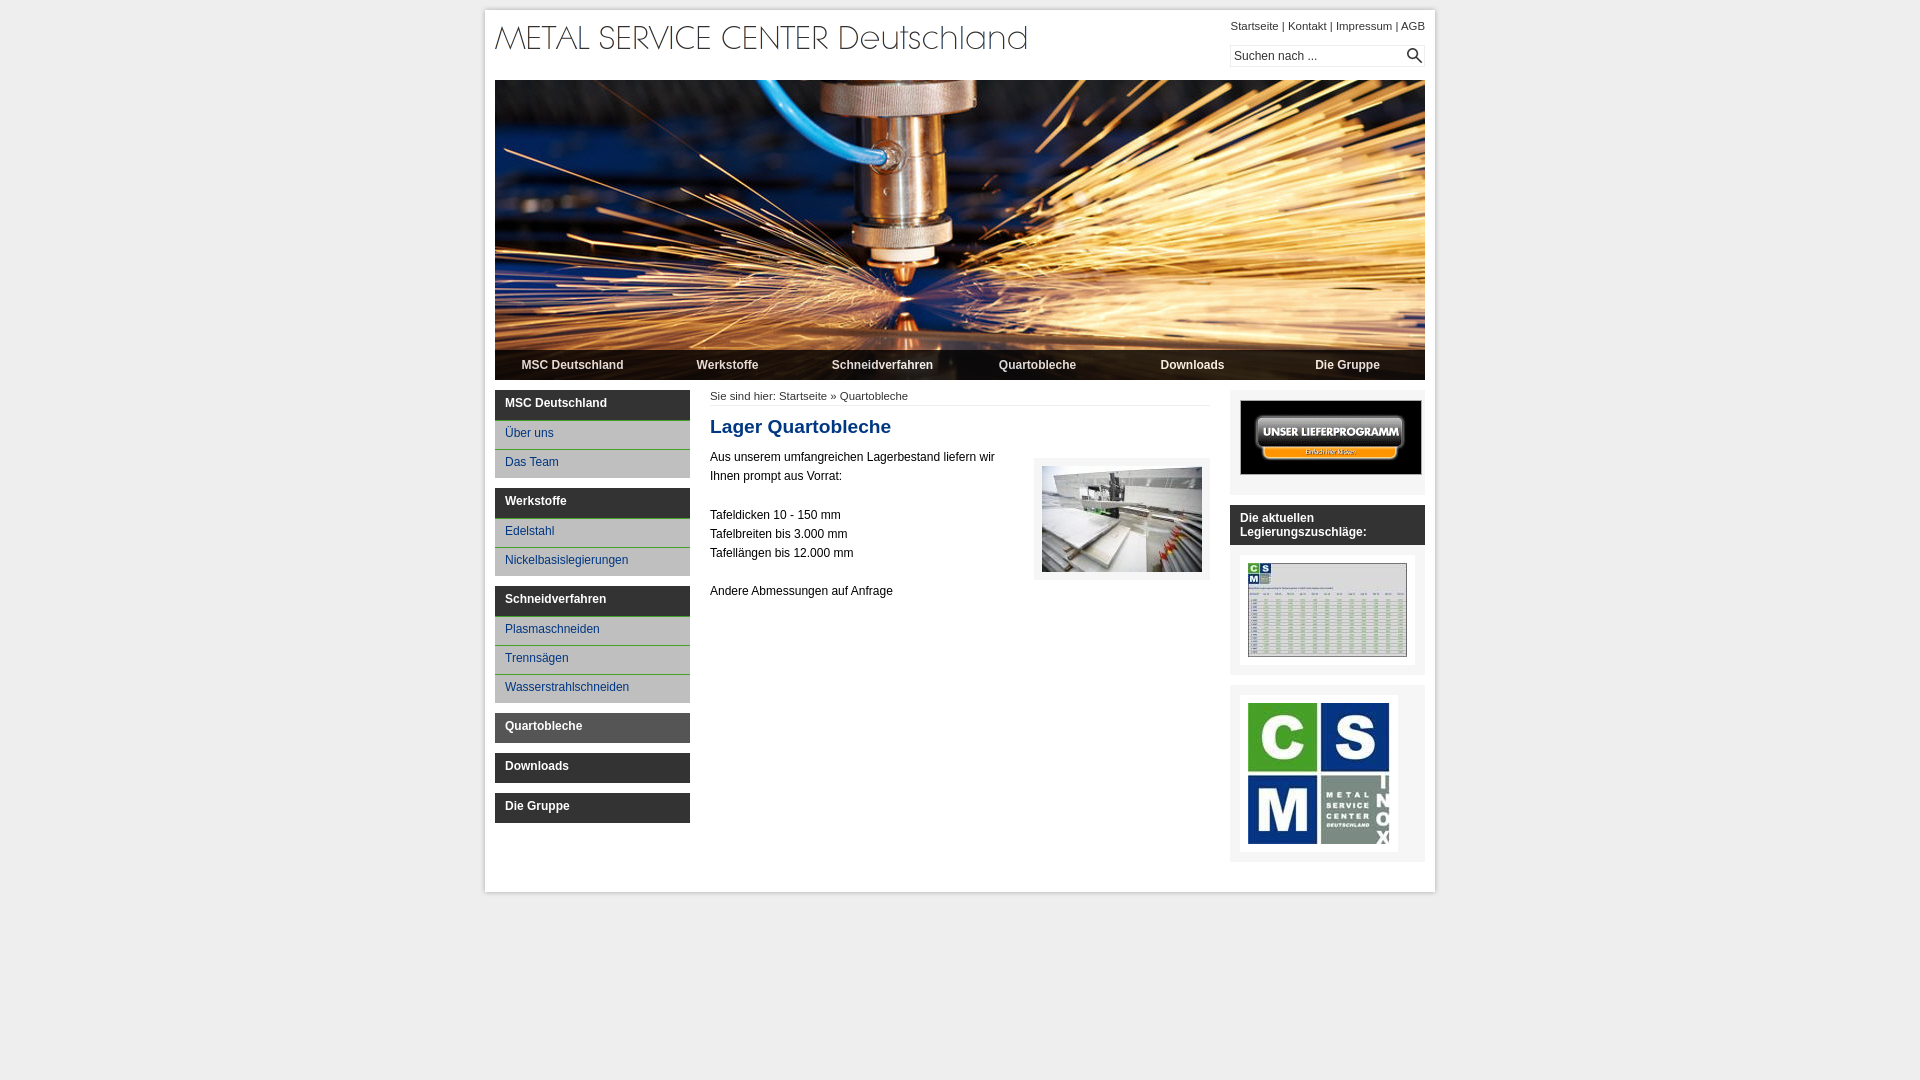 This screenshot has height=1080, width=1920. Describe the element at coordinates (1037, 365) in the screenshot. I see `'Quartobleche'` at that location.